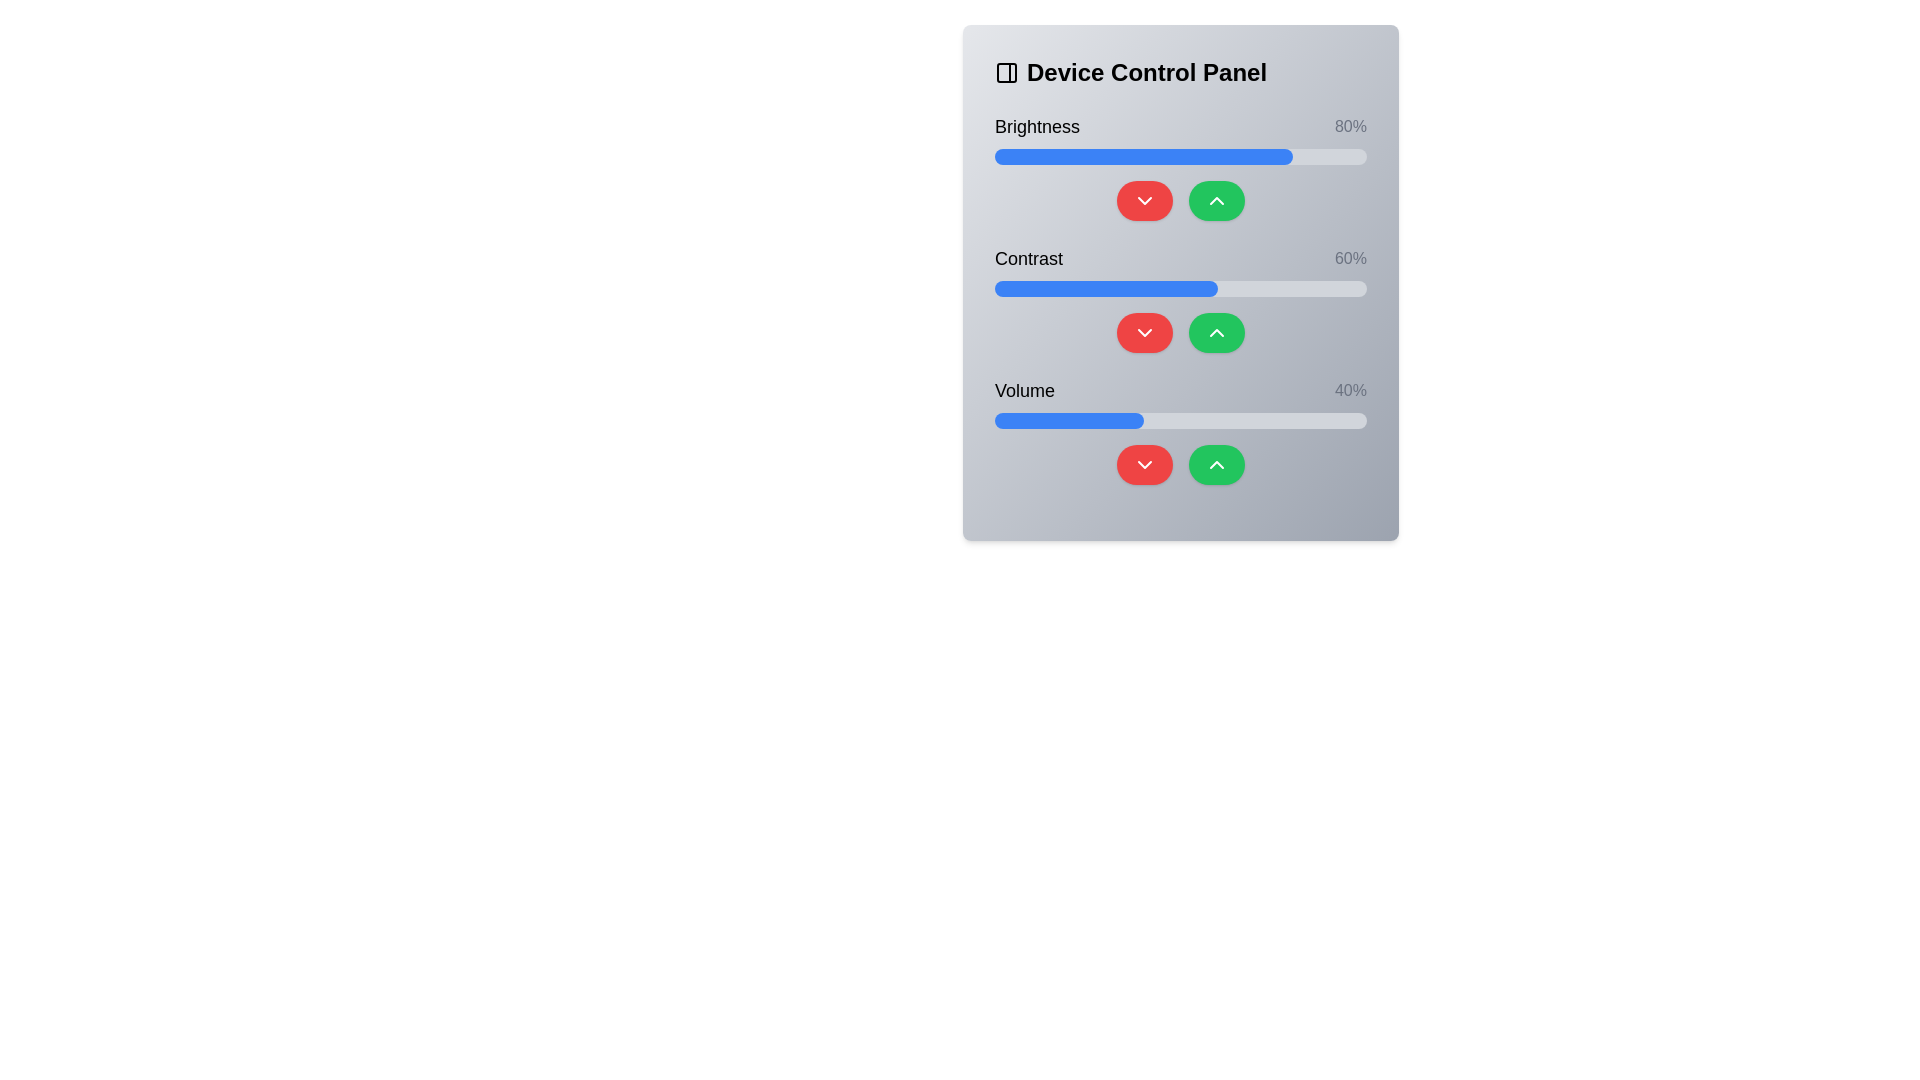 Image resolution: width=1920 pixels, height=1080 pixels. Describe the element at coordinates (1145, 331) in the screenshot. I see `the downward-facing chevron SVG icon, which is styled with a red background and white arrow, to decrease the value of the 'Contrast' control` at that location.